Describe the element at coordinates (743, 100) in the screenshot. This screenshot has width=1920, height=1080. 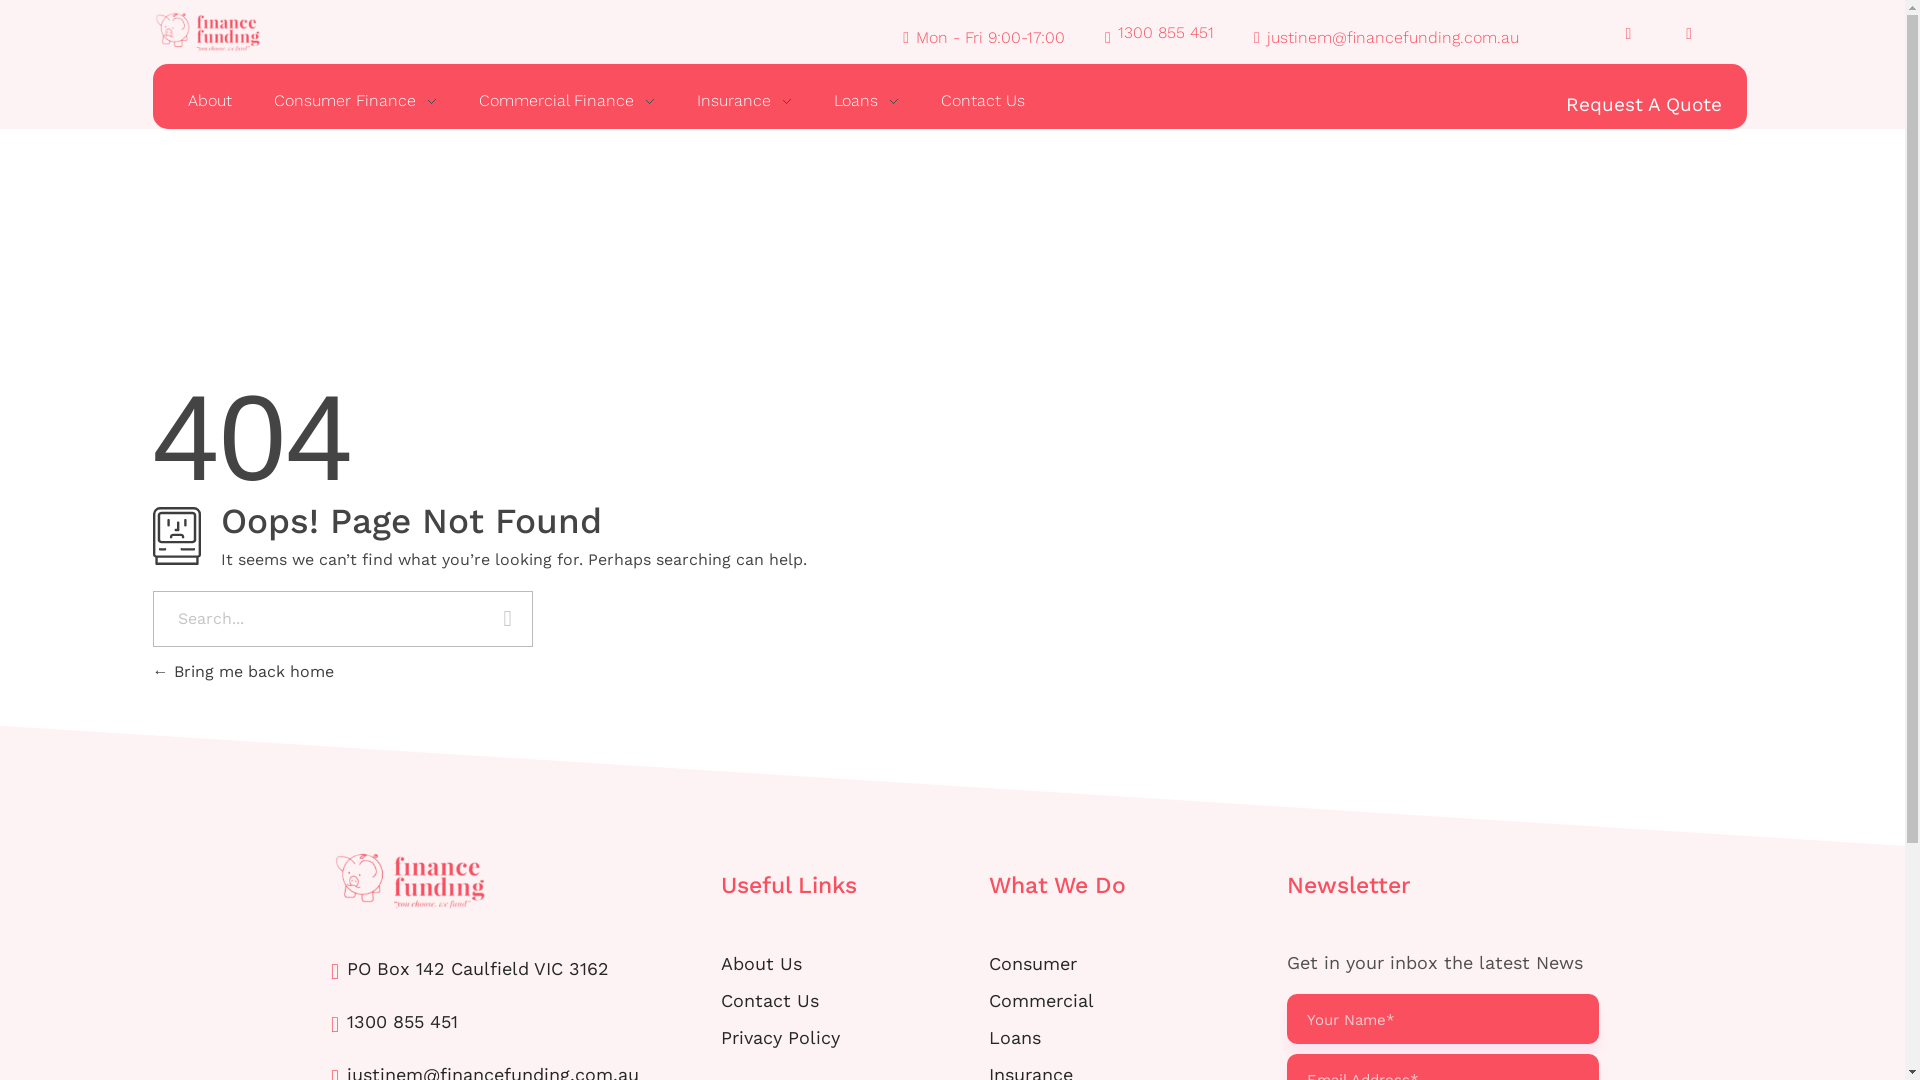
I see `'Insurance'` at that location.